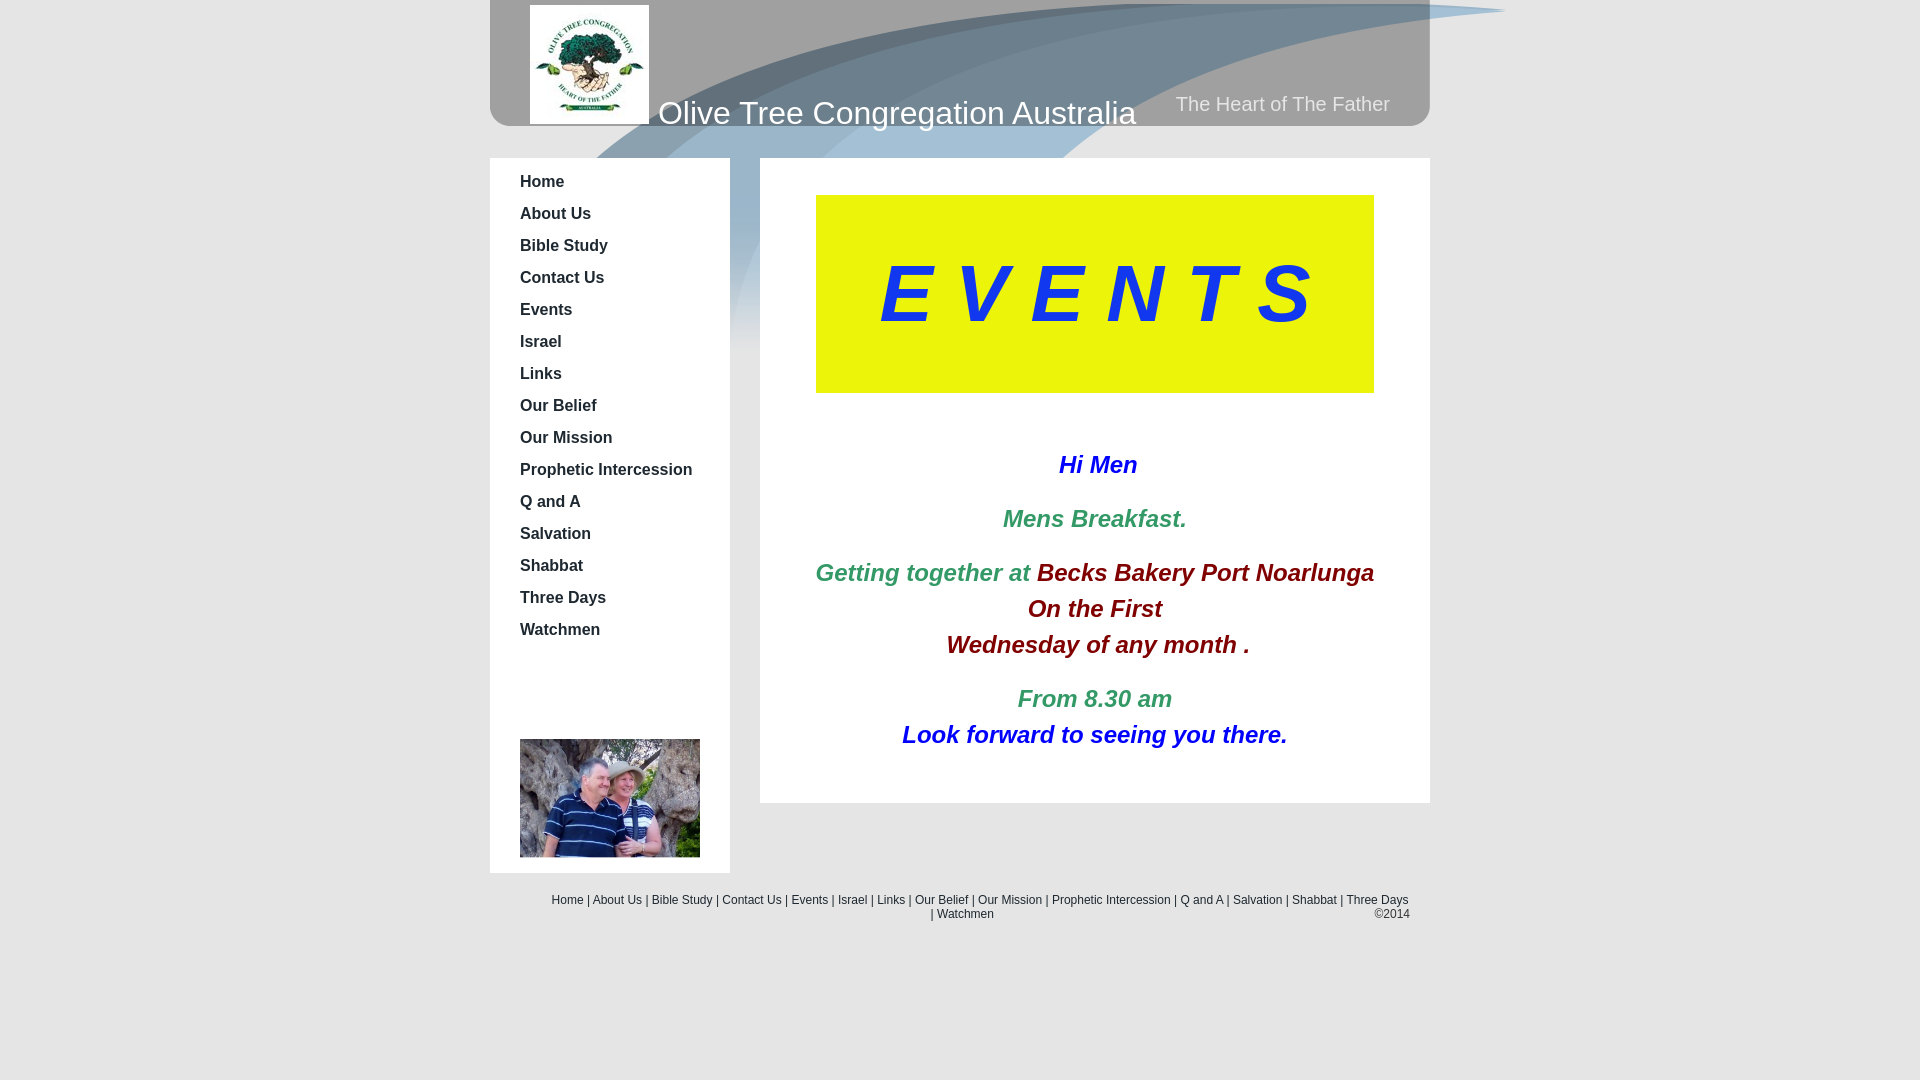 Image resolution: width=1920 pixels, height=1080 pixels. What do you see at coordinates (965, 914) in the screenshot?
I see `'Watchmen'` at bounding box center [965, 914].